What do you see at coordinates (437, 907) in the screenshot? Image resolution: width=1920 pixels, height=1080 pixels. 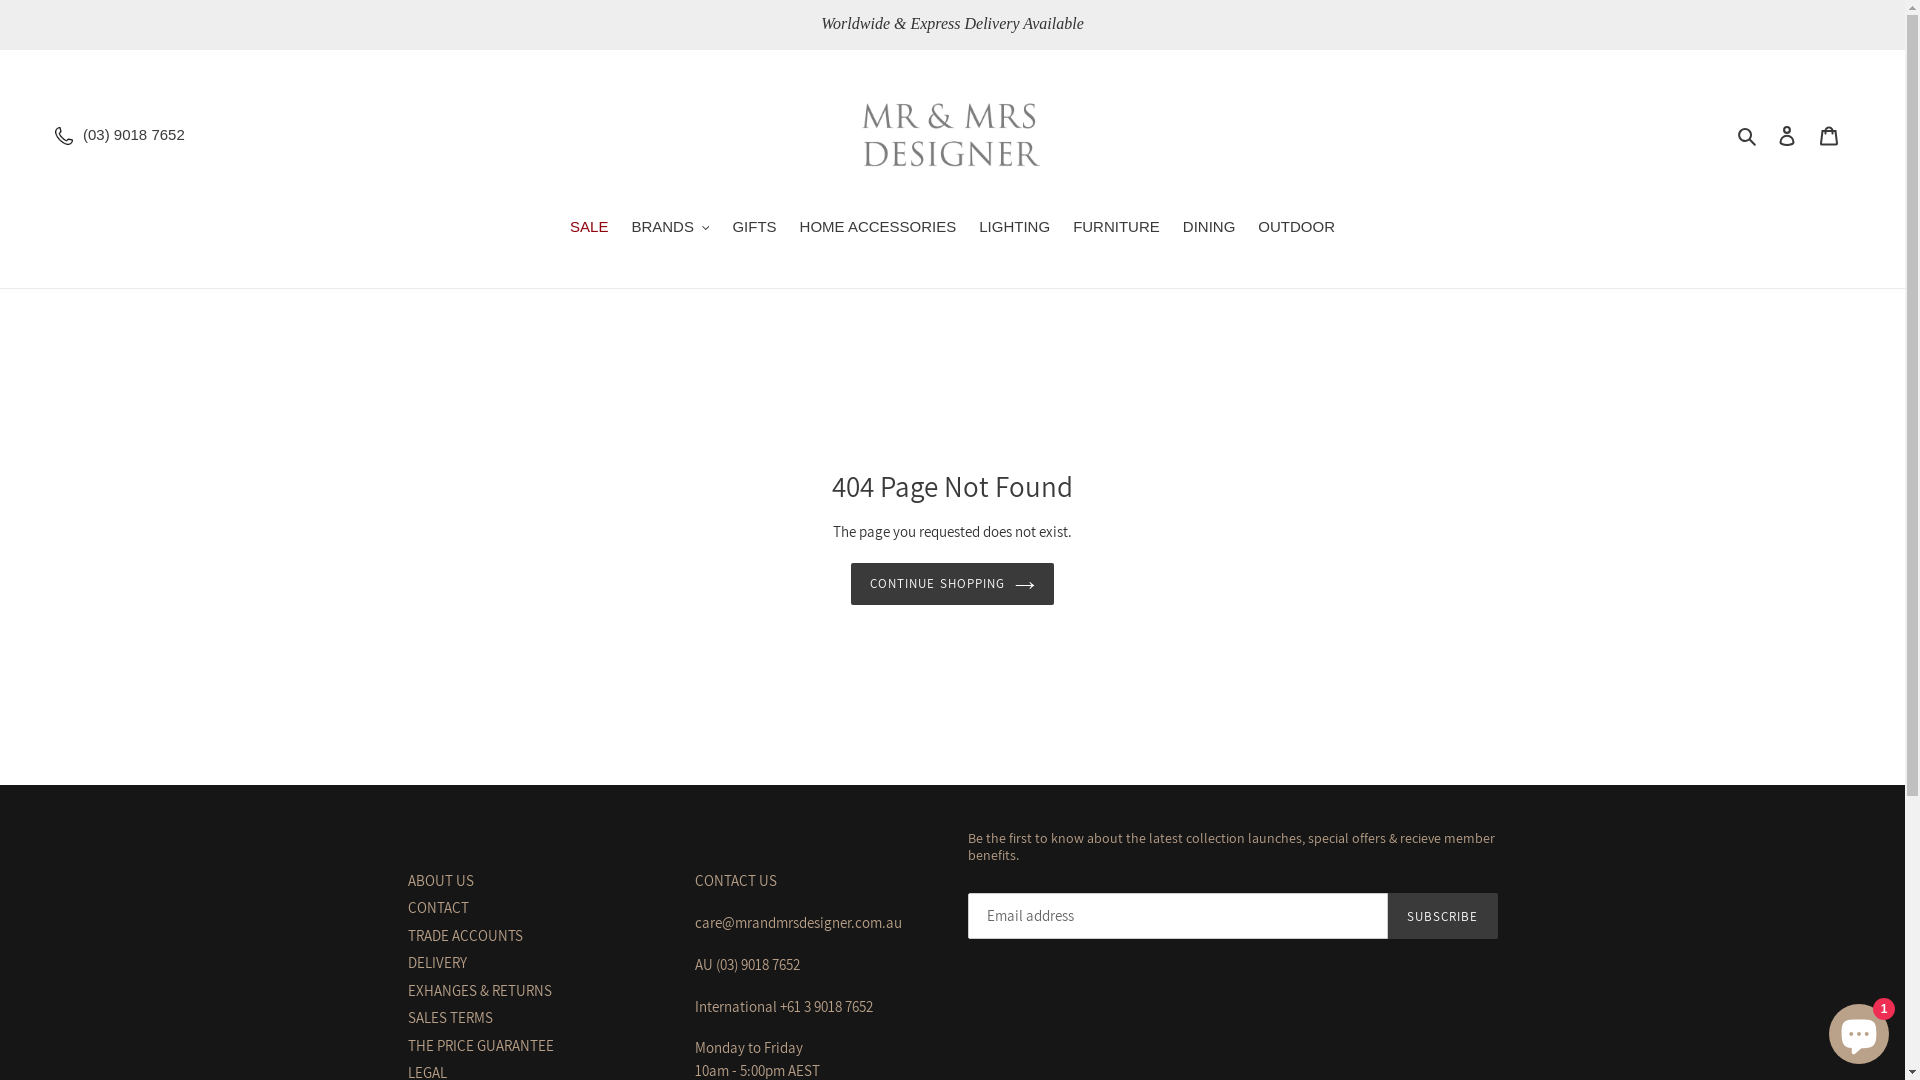 I see `'CONTACT'` at bounding box center [437, 907].